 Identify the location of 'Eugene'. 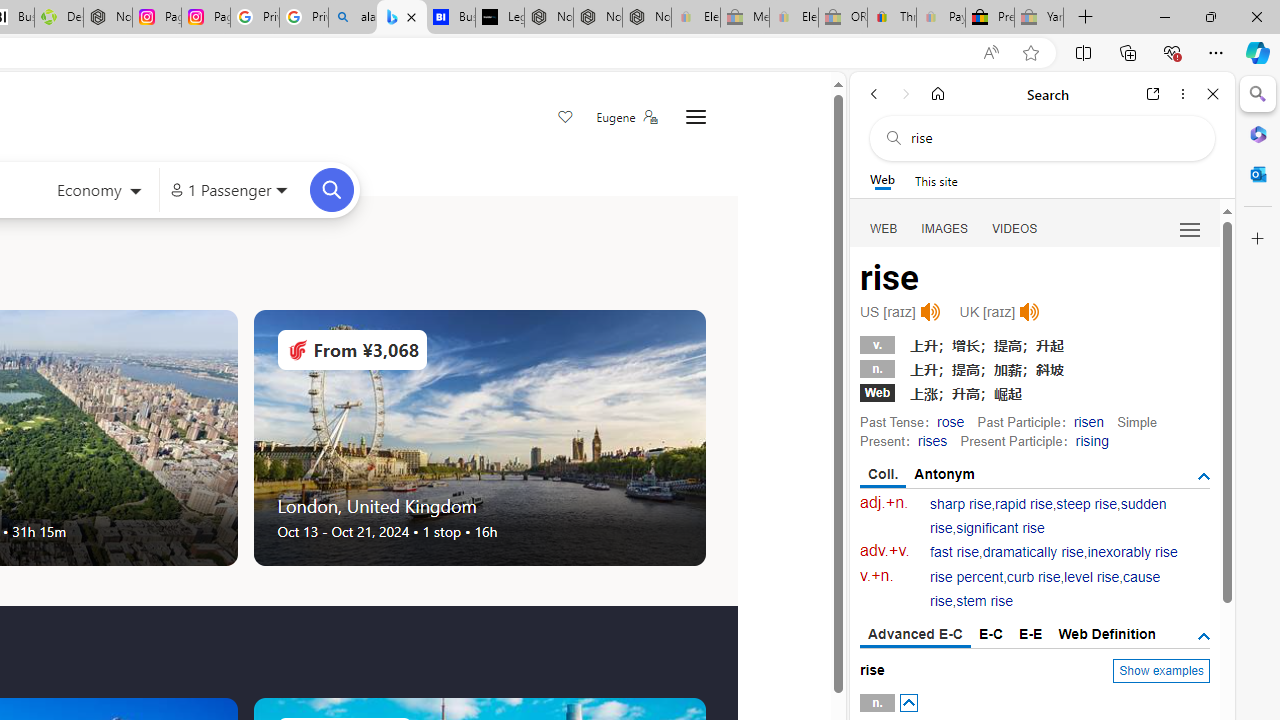
(625, 117).